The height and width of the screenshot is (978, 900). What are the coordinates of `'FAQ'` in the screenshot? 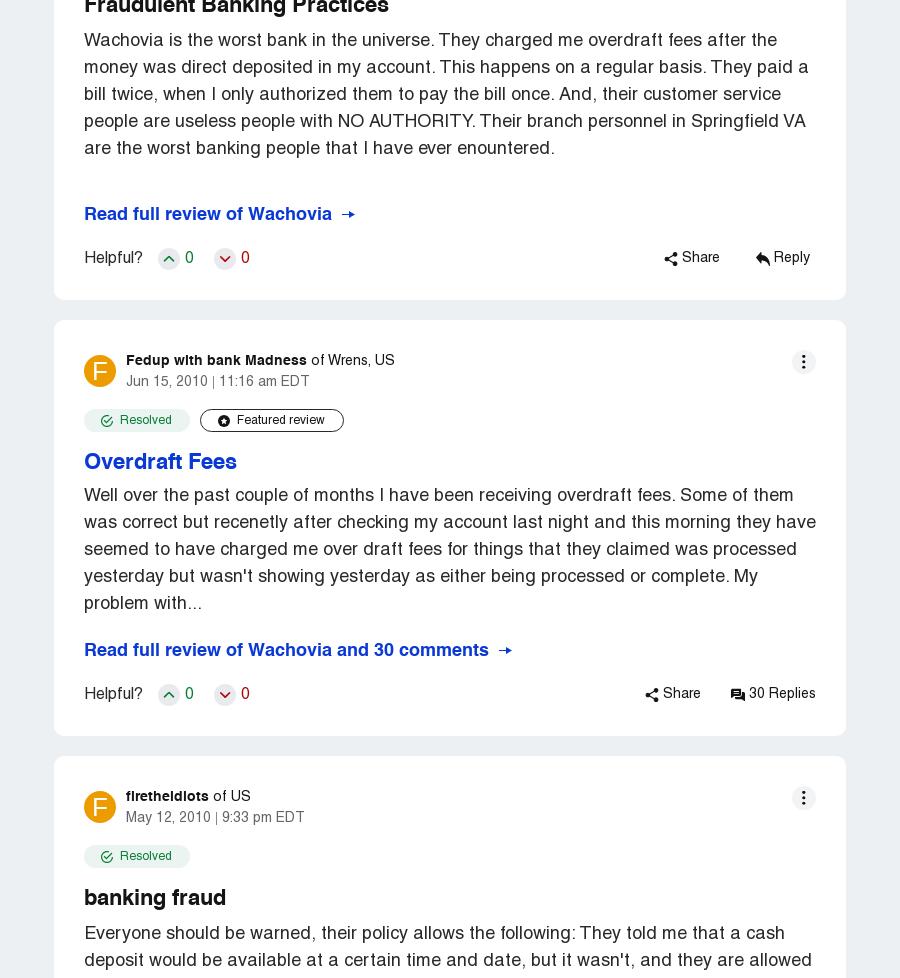 It's located at (266, 845).